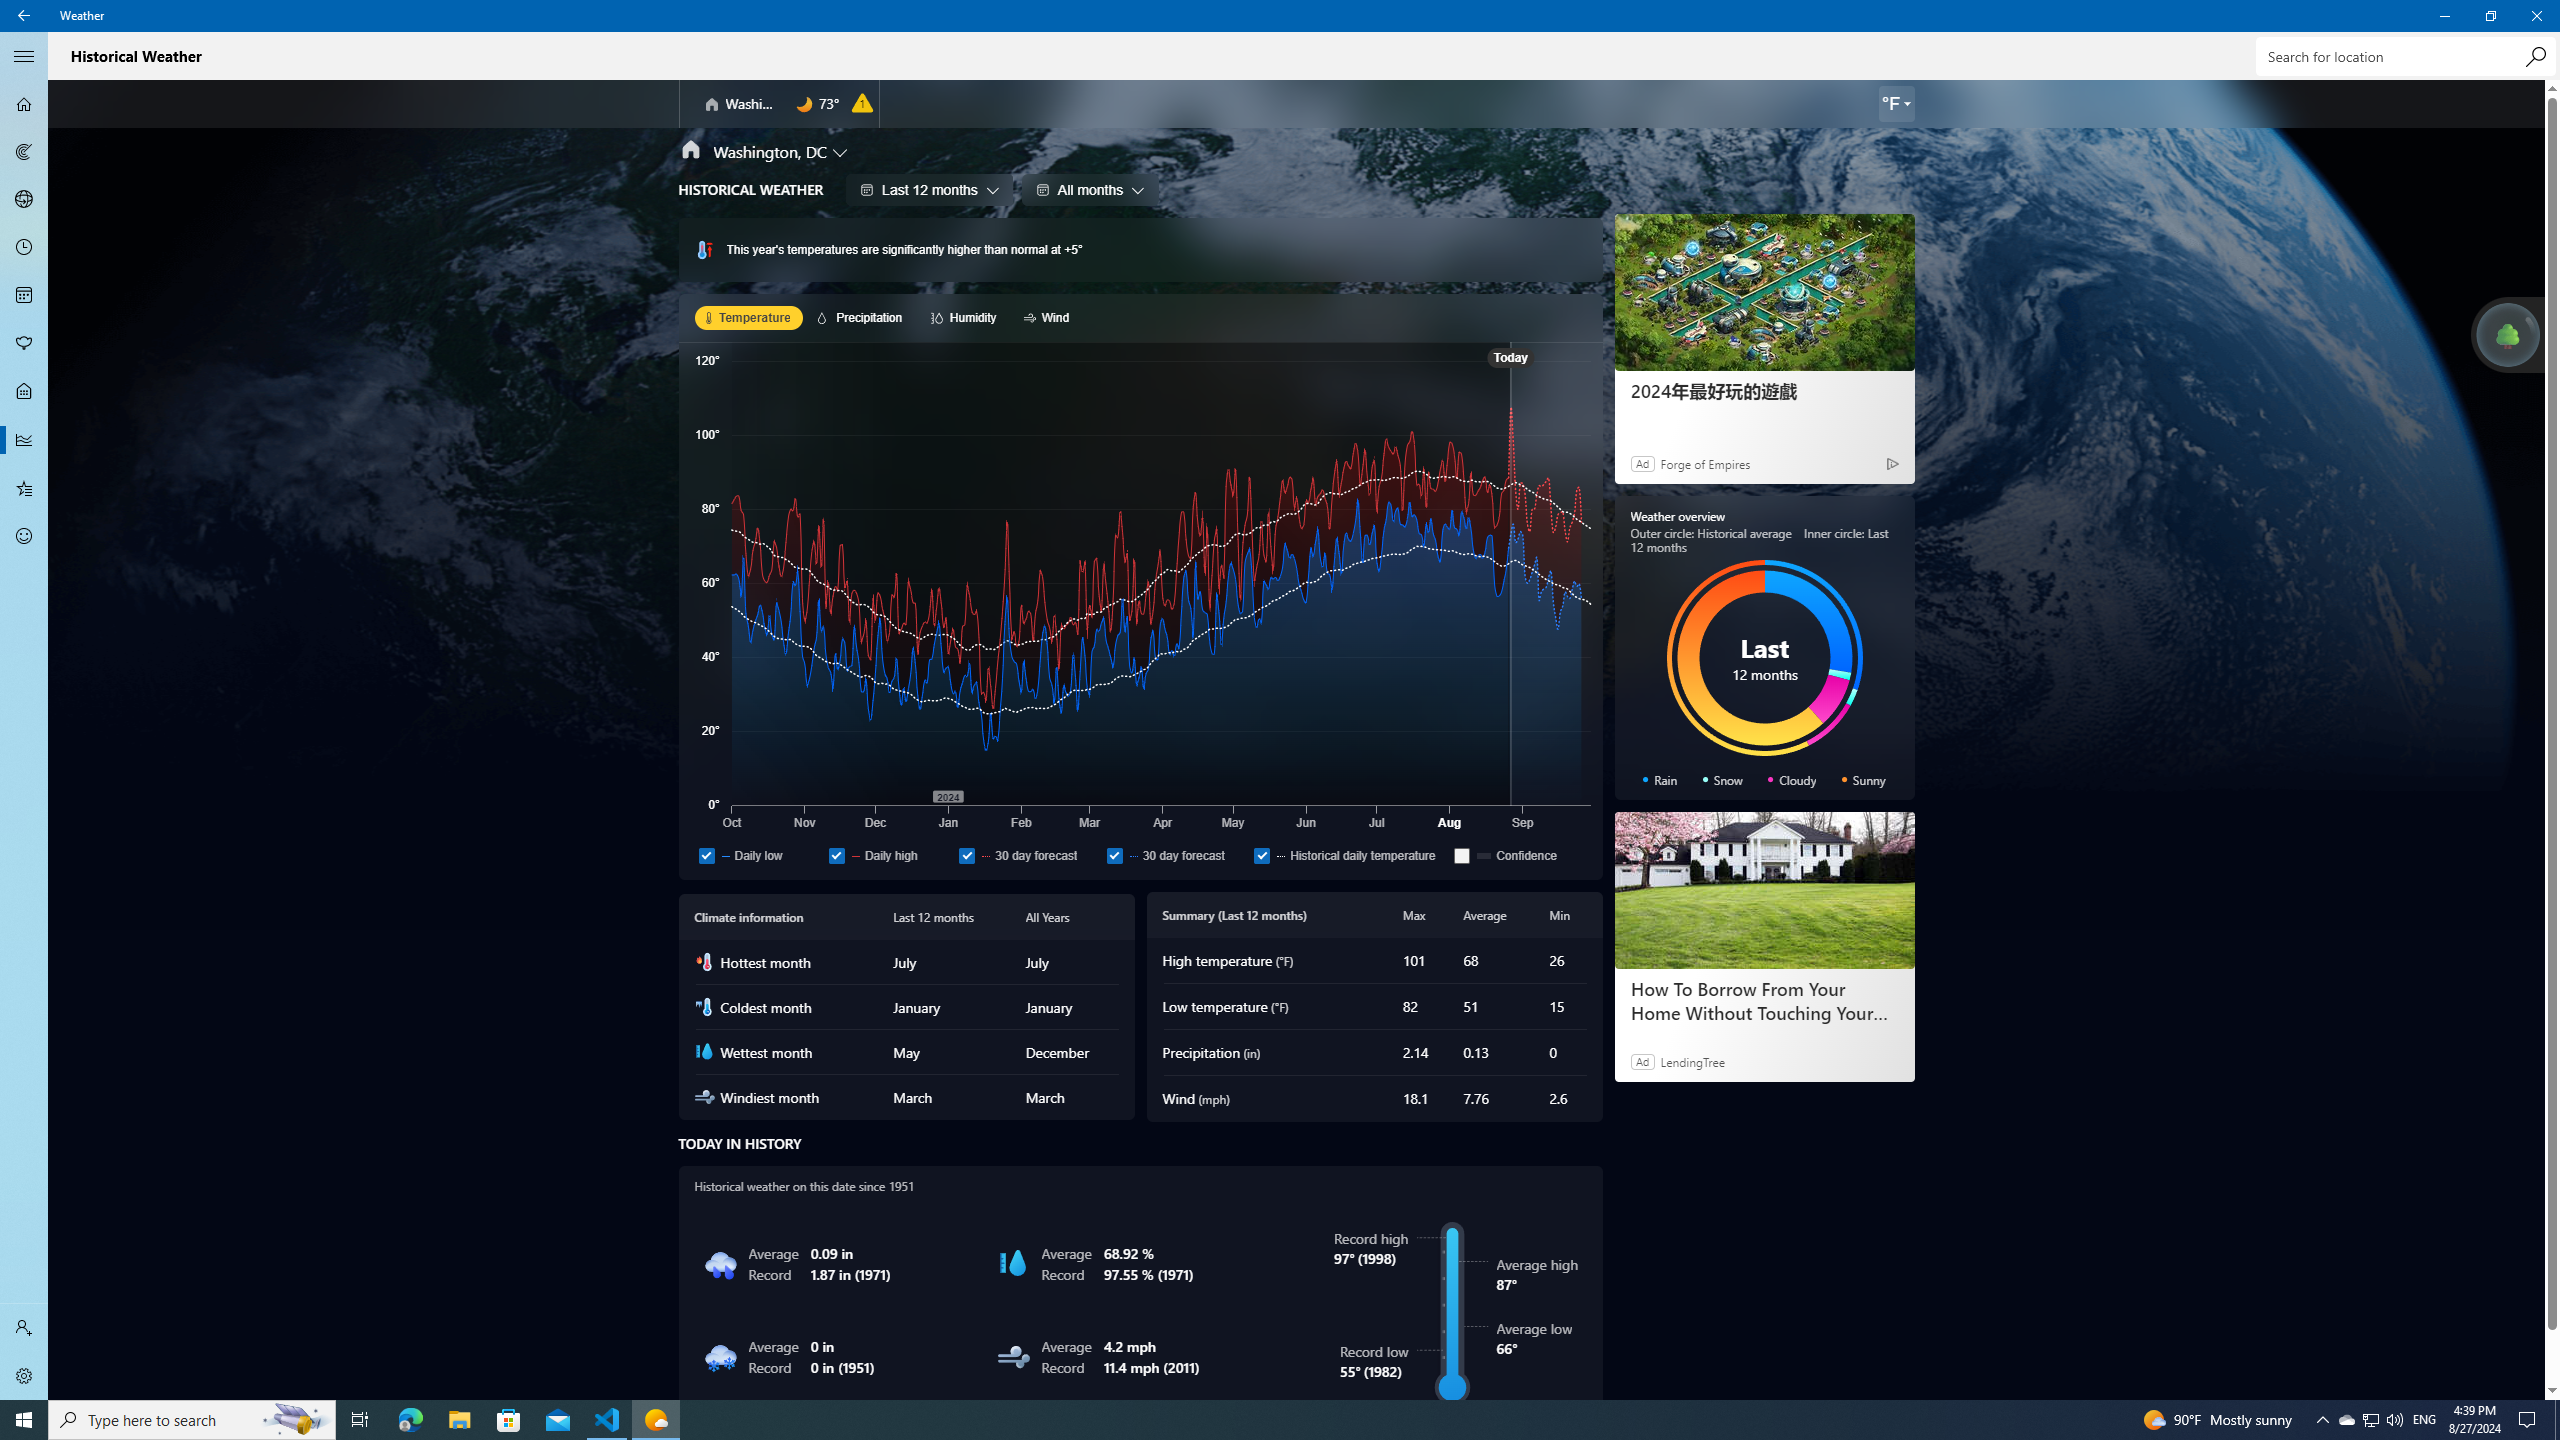  I want to click on 'Search for location', so click(2405, 55).